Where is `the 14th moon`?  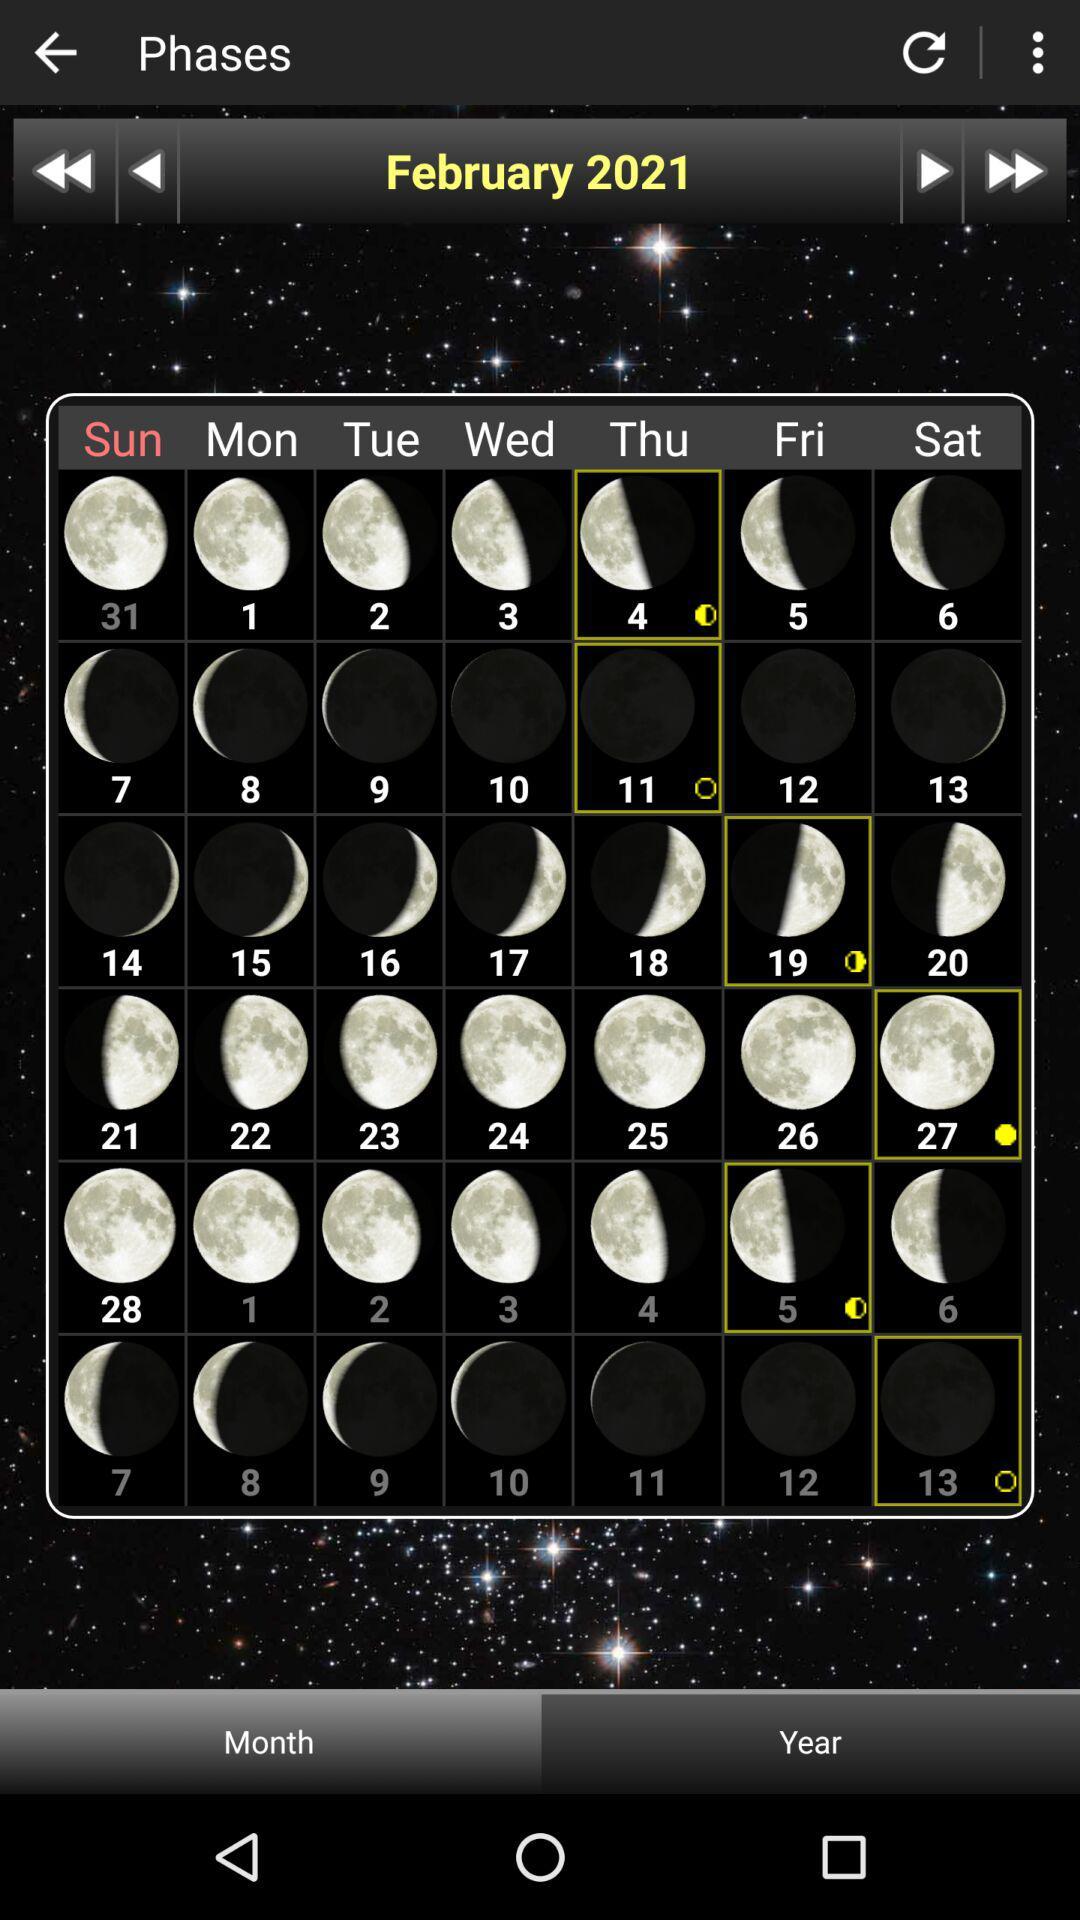
the 14th moon is located at coordinates (122, 900).